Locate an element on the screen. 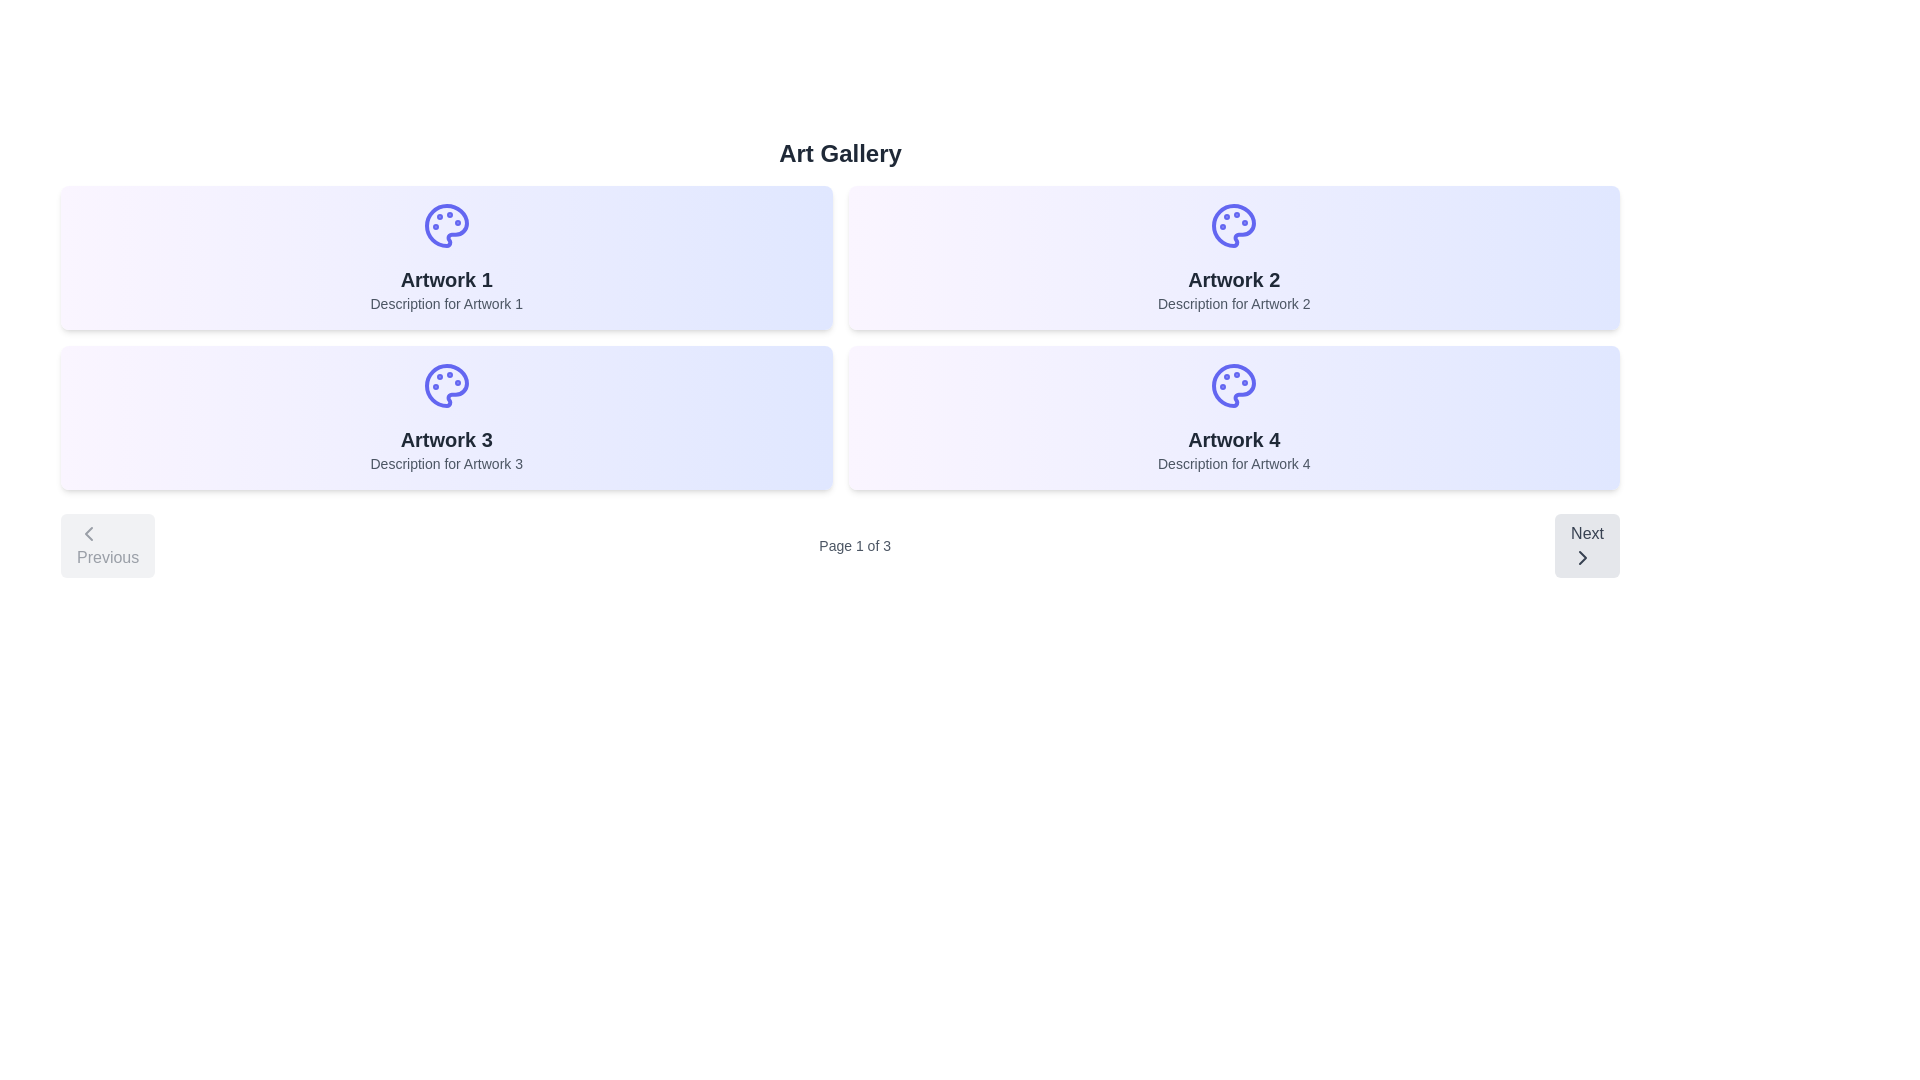 The height and width of the screenshot is (1080, 1920). the main outline of the painter's palette icon styled with a purple-blue stroke, located within the card labeled 'Artwork 2' is located at coordinates (1233, 225).